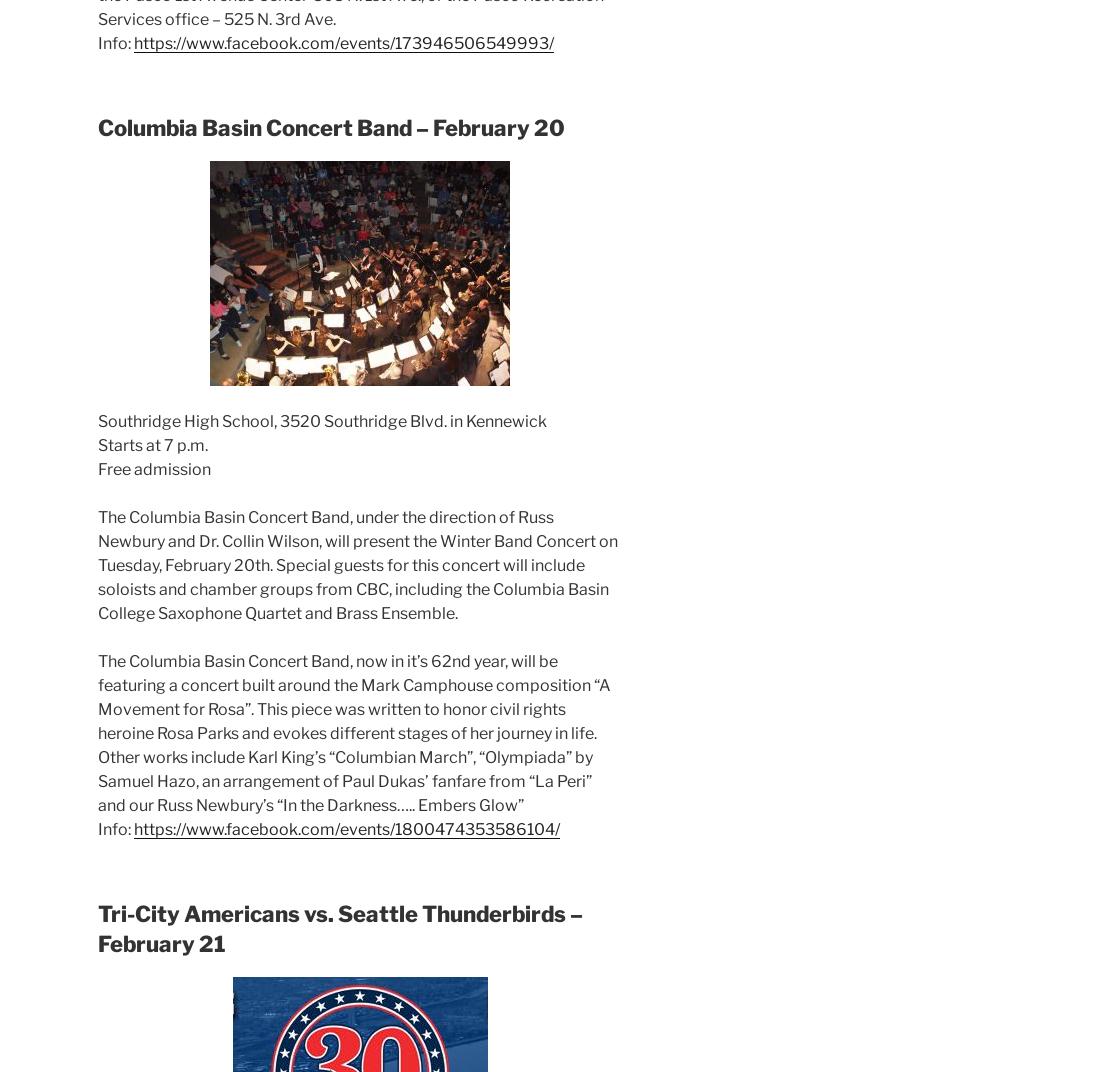 The width and height of the screenshot is (1100, 1072). Describe the element at coordinates (152, 443) in the screenshot. I see `'Starts at 7 p.m.'` at that location.